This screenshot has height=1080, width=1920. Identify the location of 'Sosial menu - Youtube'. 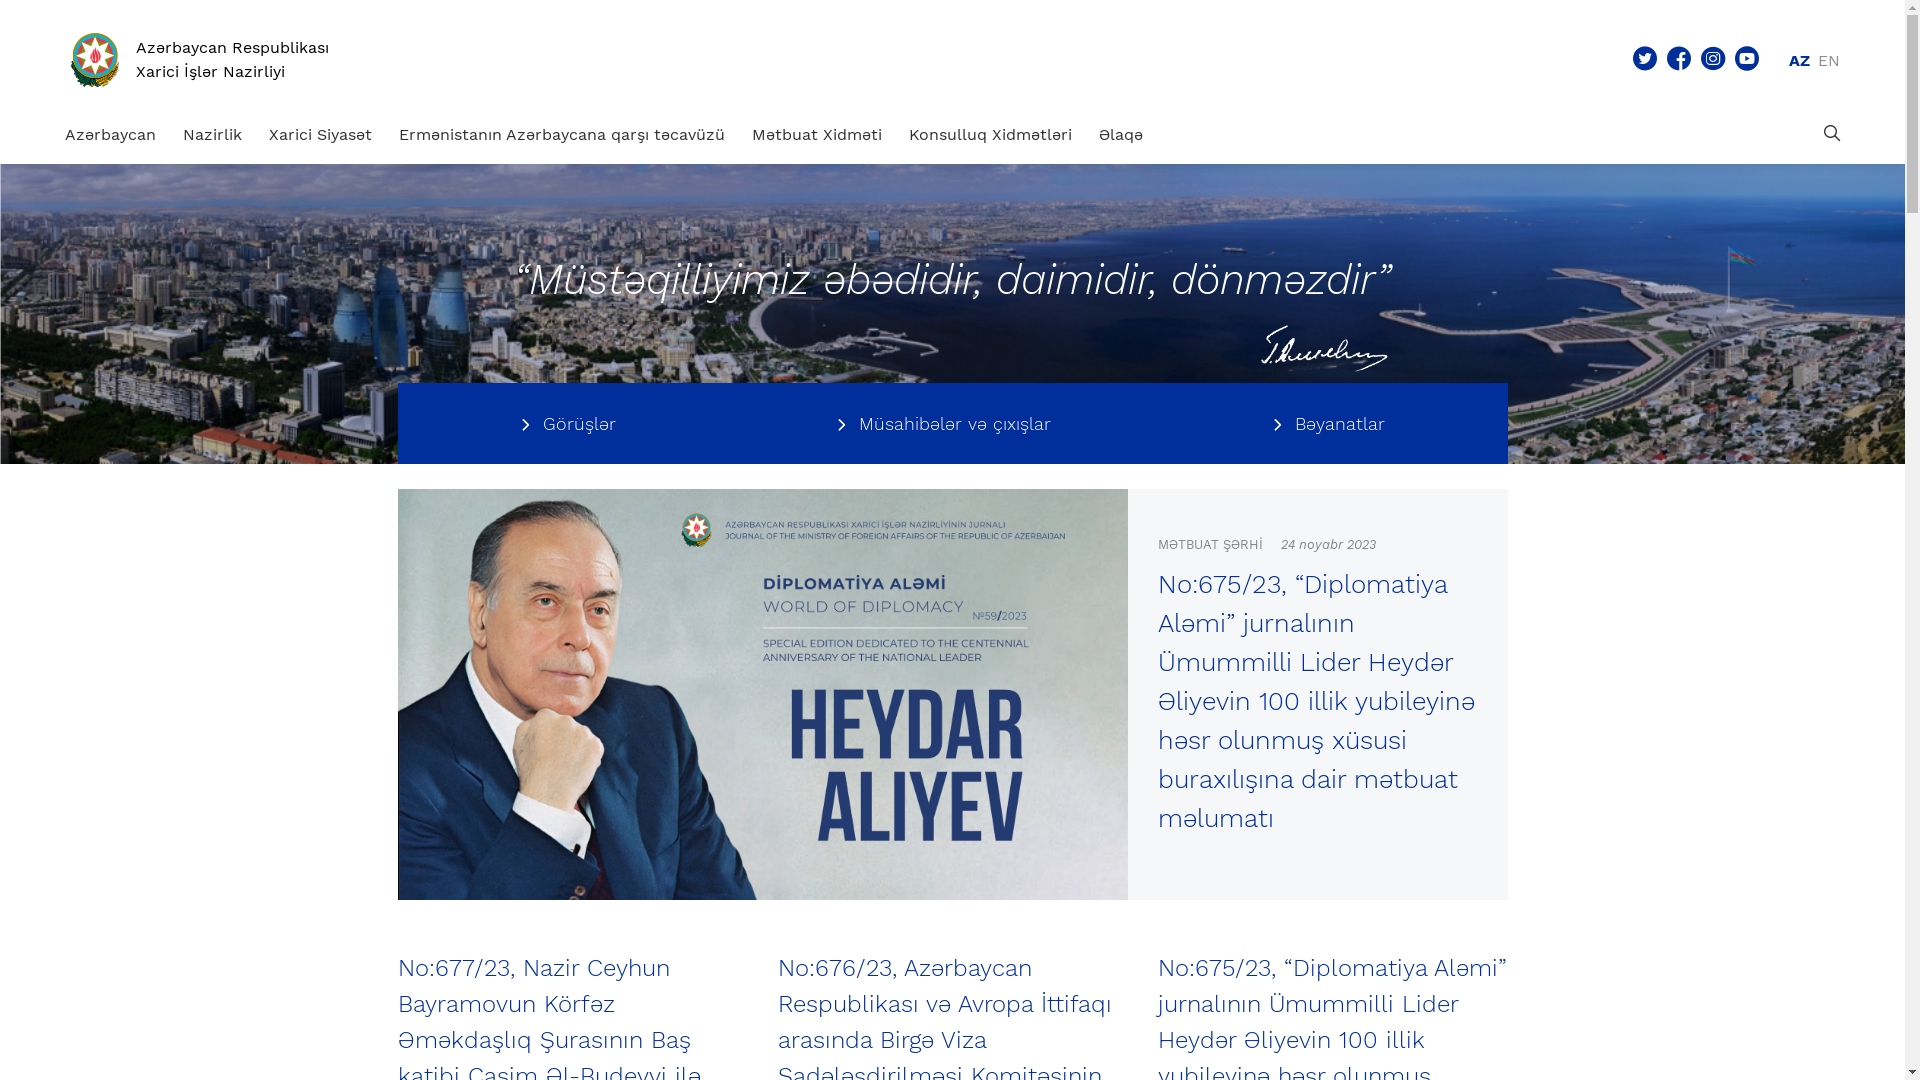
(1733, 59).